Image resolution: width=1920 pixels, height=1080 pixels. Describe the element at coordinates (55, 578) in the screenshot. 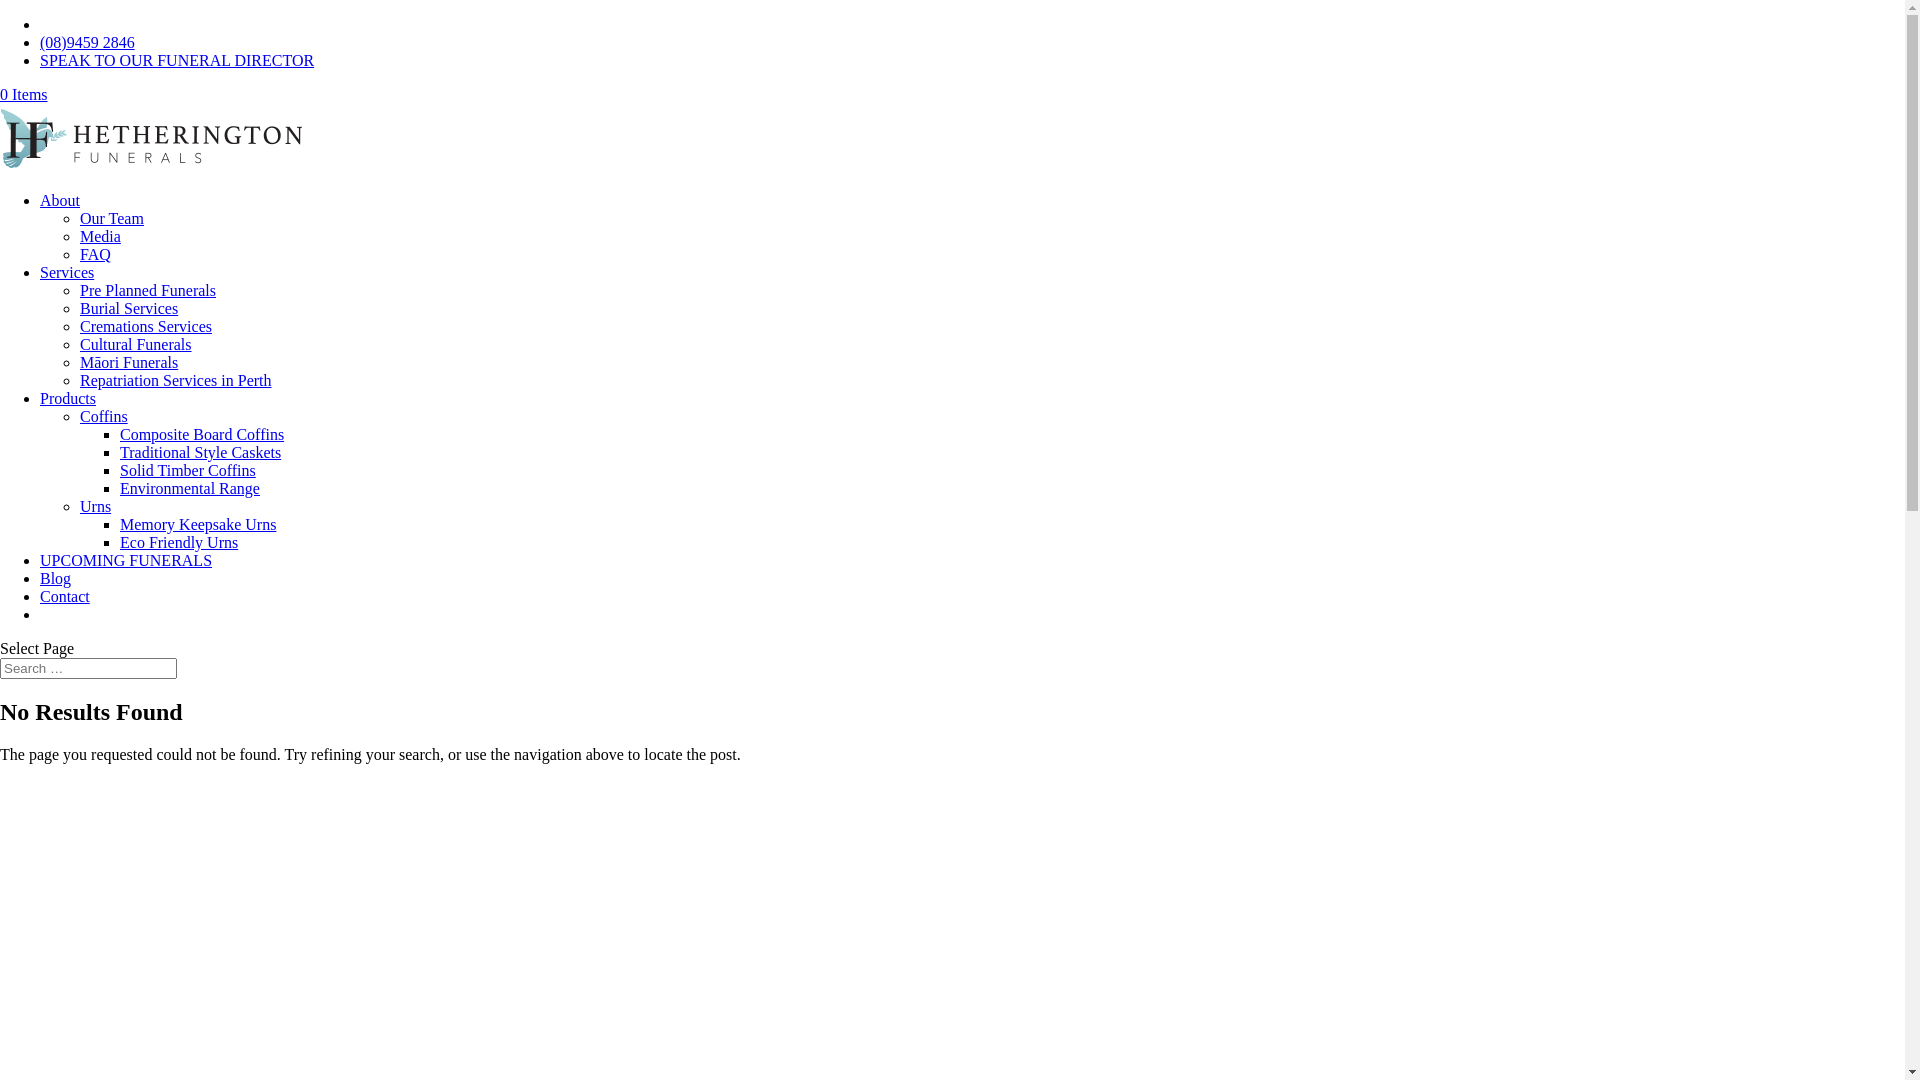

I see `'Blog'` at that location.